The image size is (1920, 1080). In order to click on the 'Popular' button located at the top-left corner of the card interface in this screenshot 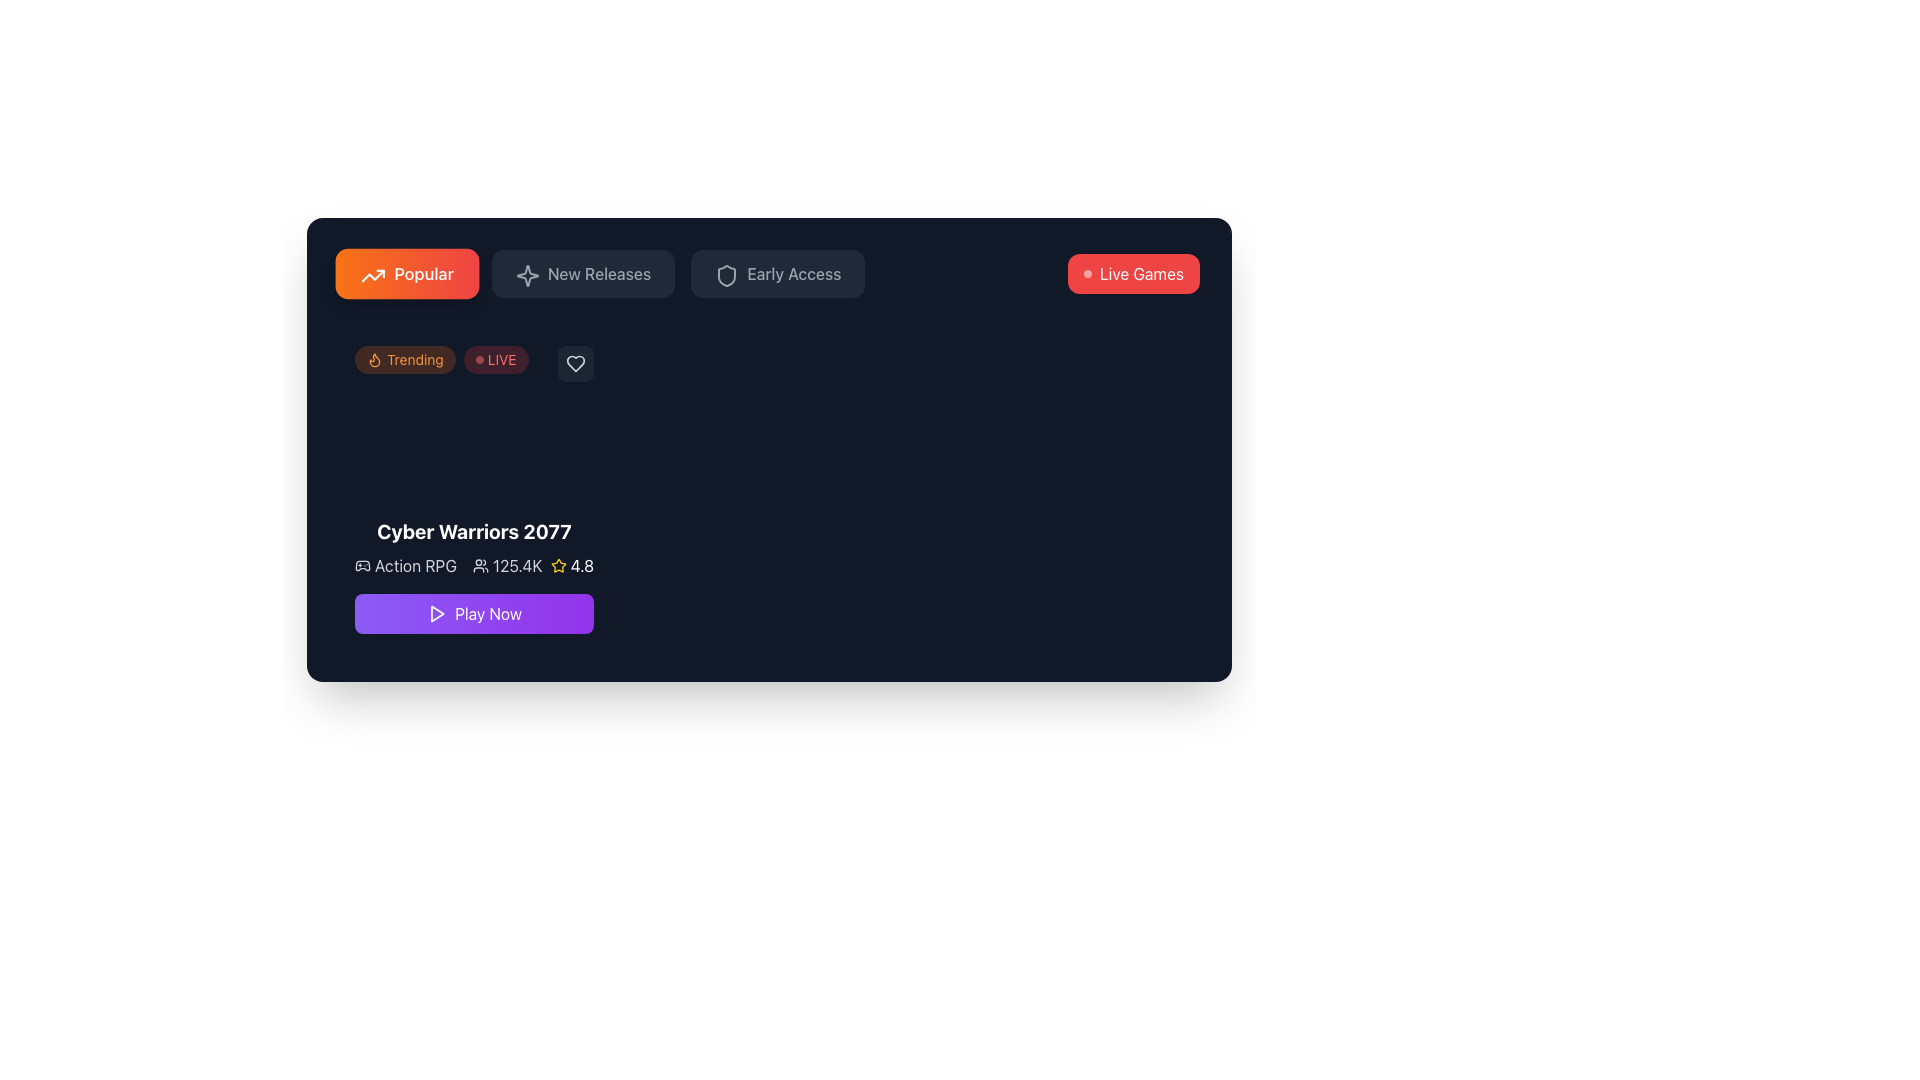, I will do `click(406, 273)`.